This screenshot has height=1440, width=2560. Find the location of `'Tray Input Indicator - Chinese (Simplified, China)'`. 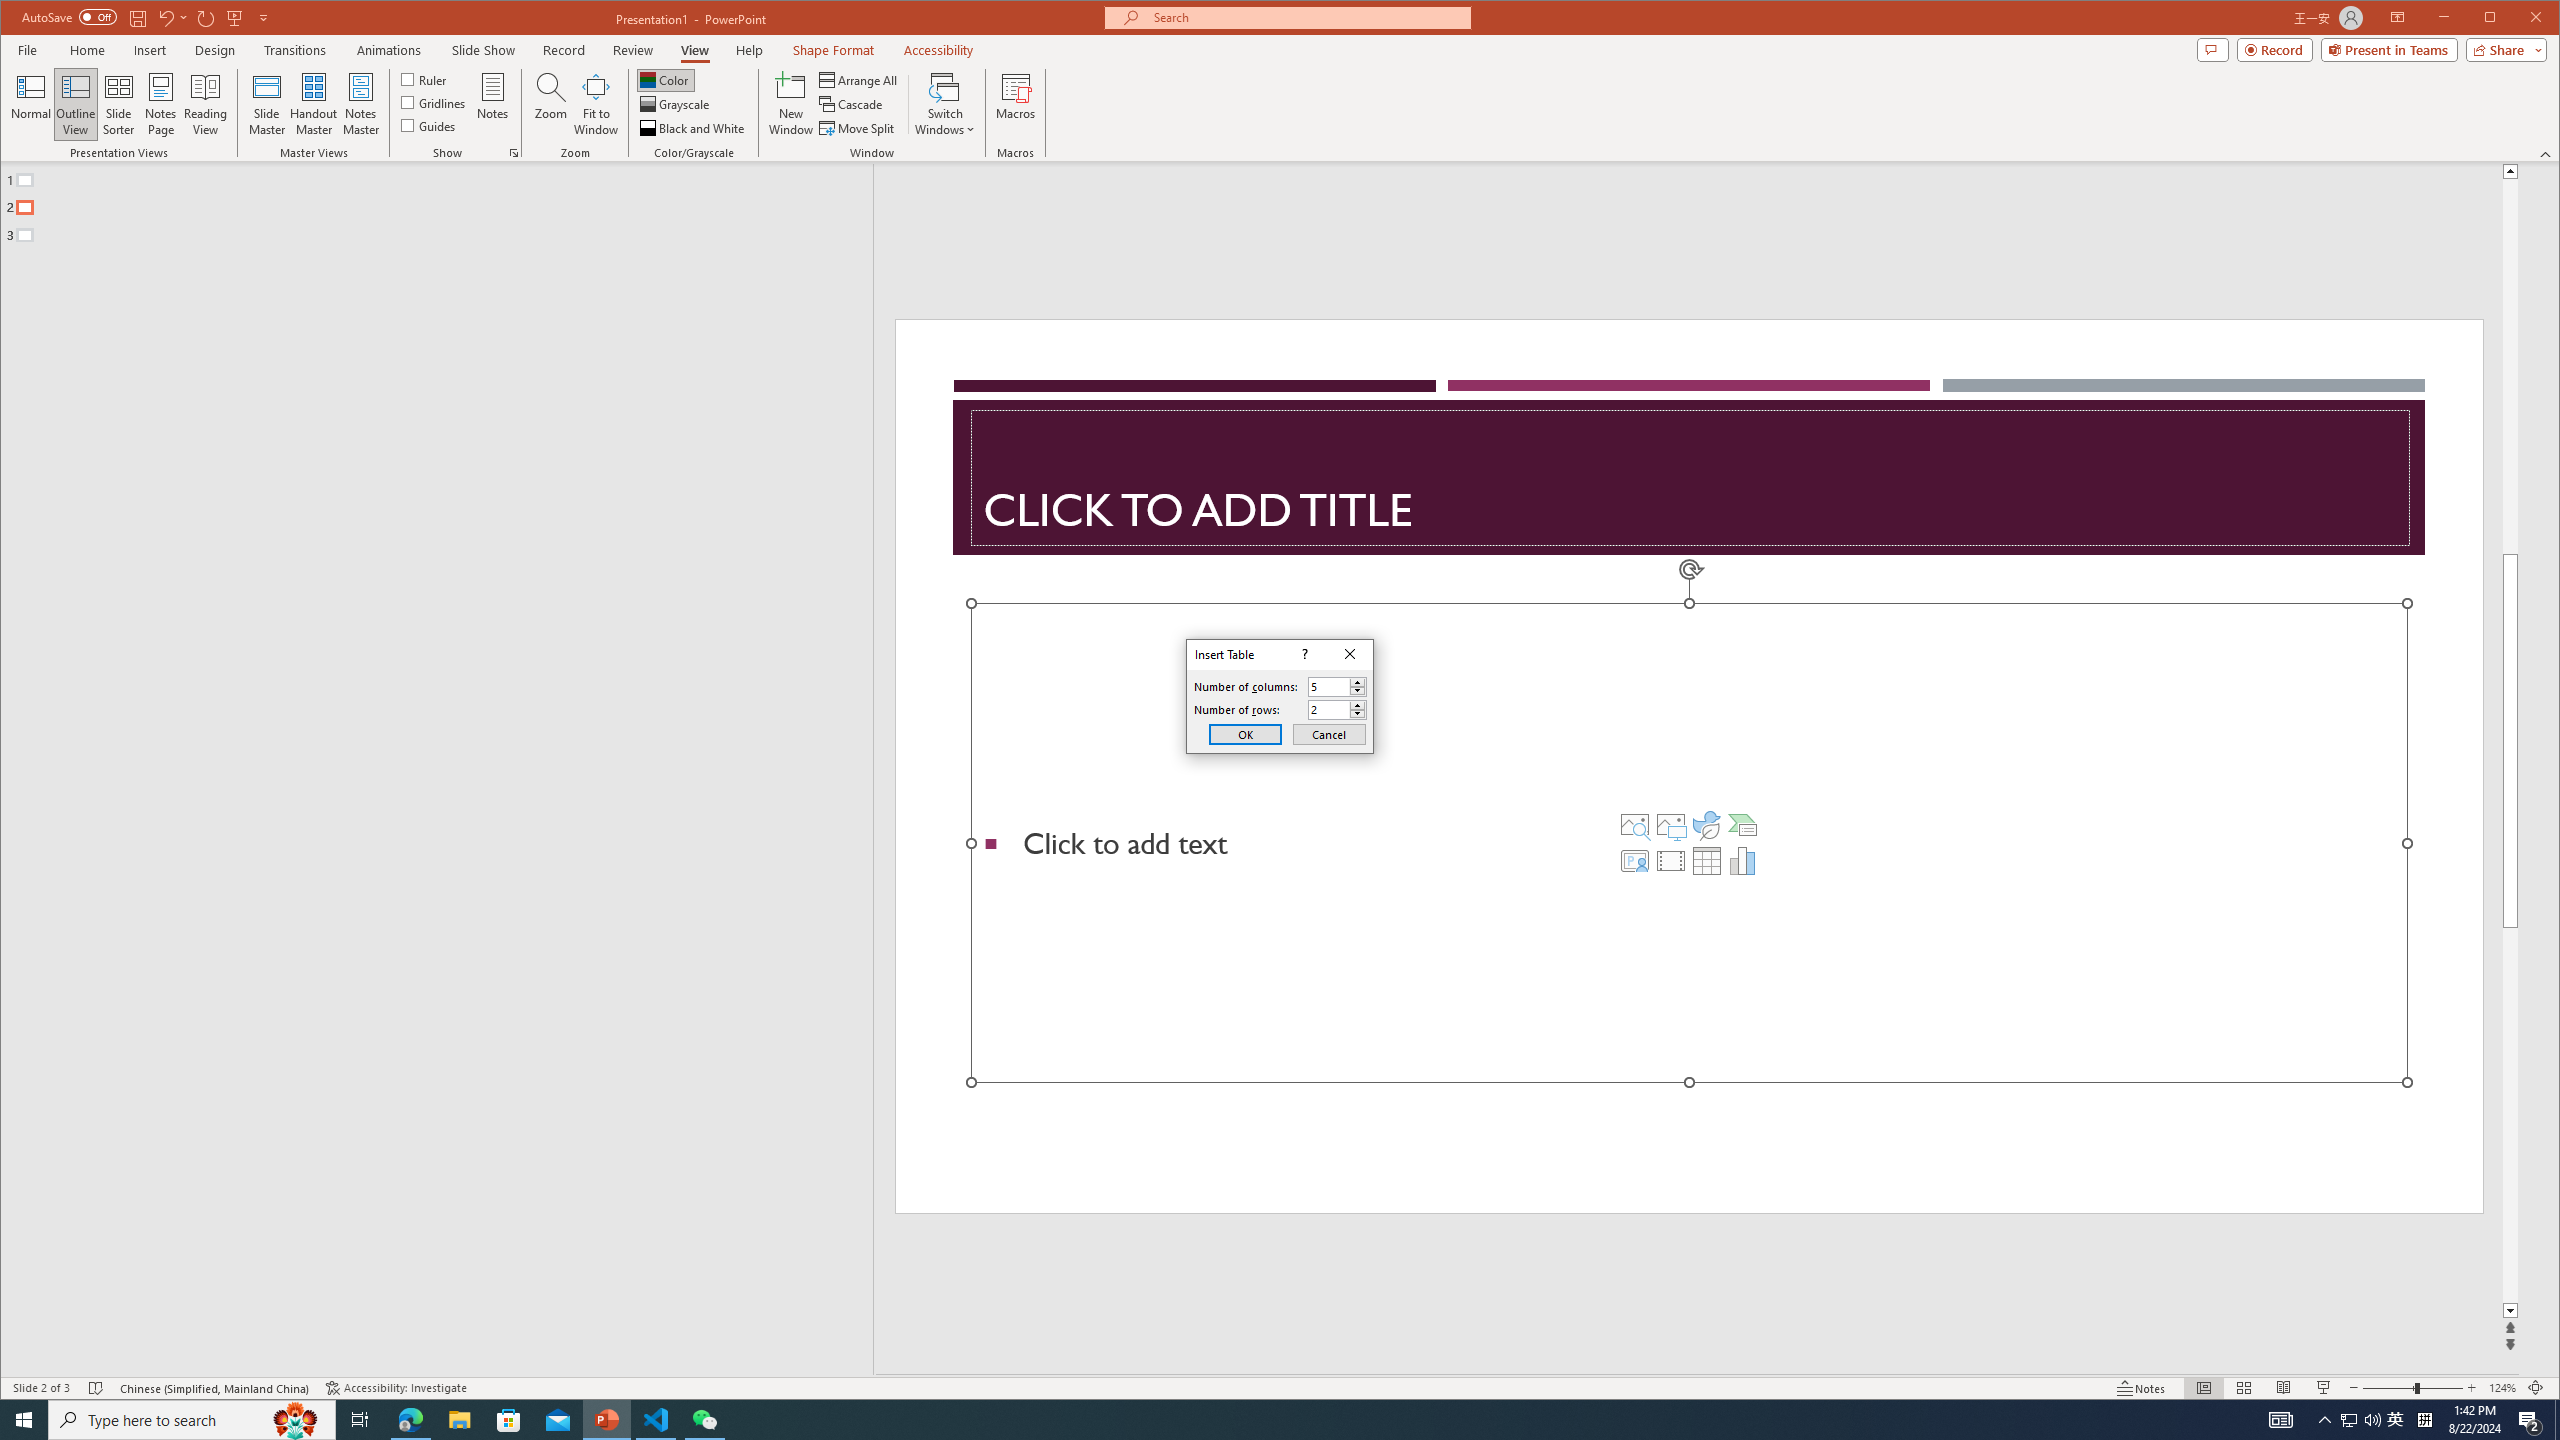

'Tray Input Indicator - Chinese (Simplified, China)' is located at coordinates (2424, 1418).